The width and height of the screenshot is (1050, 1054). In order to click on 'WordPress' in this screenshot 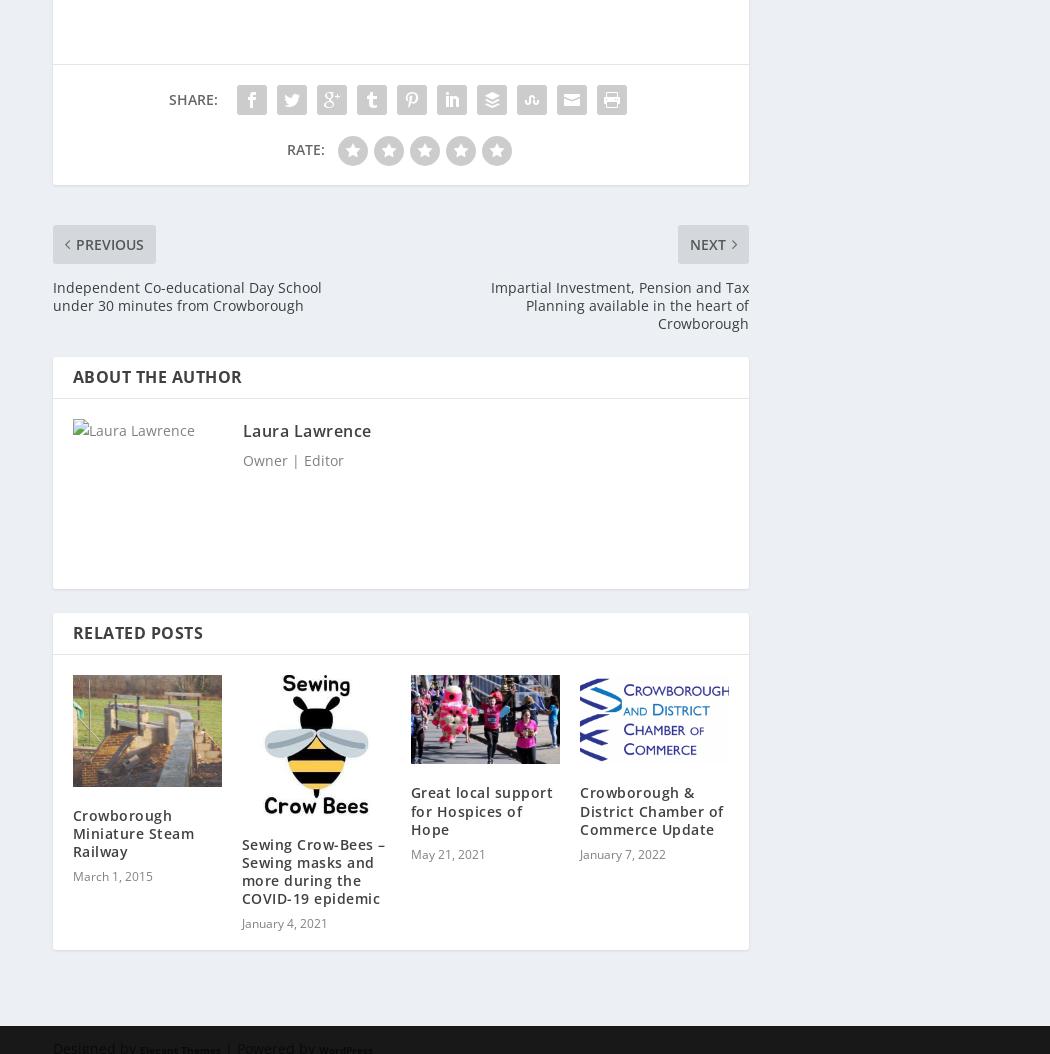, I will do `click(318, 1038)`.